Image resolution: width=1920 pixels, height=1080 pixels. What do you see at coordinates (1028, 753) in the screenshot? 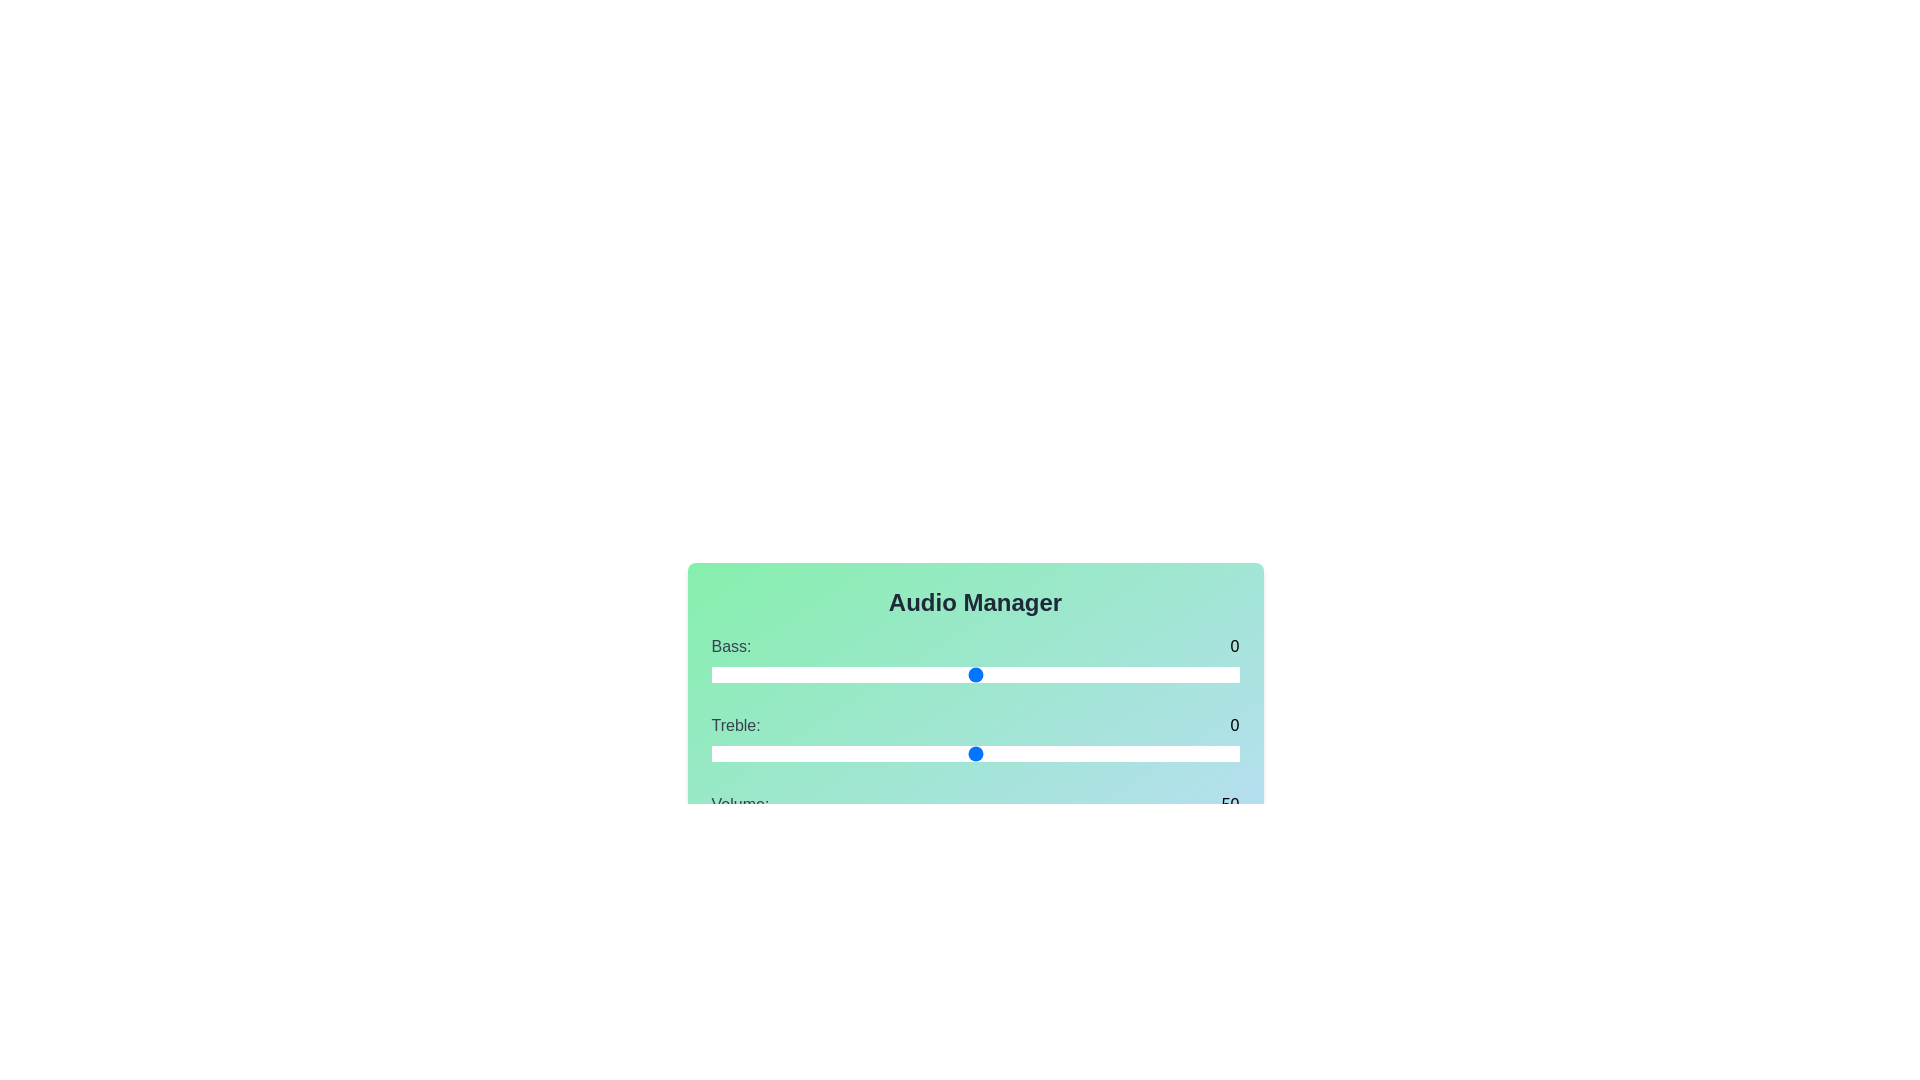
I see `the Treble slider to 2` at bounding box center [1028, 753].